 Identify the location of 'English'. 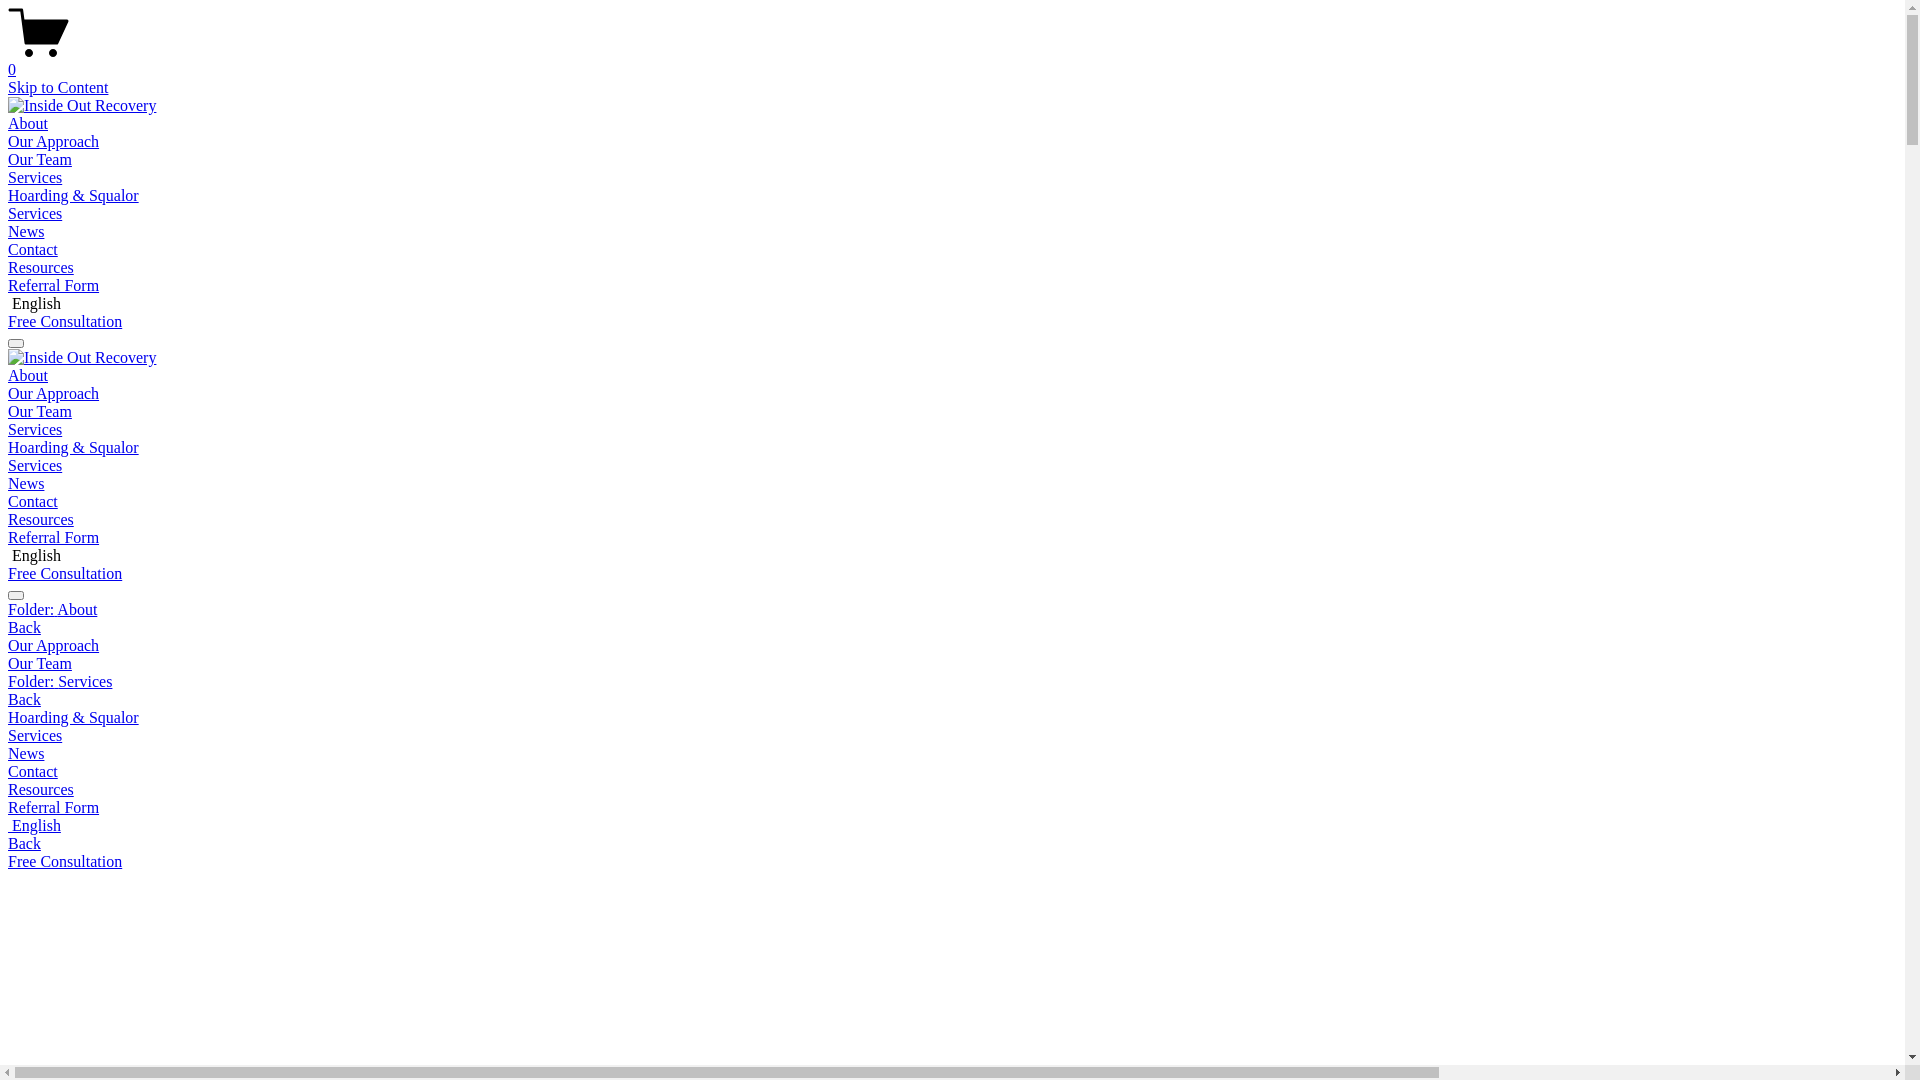
(951, 825).